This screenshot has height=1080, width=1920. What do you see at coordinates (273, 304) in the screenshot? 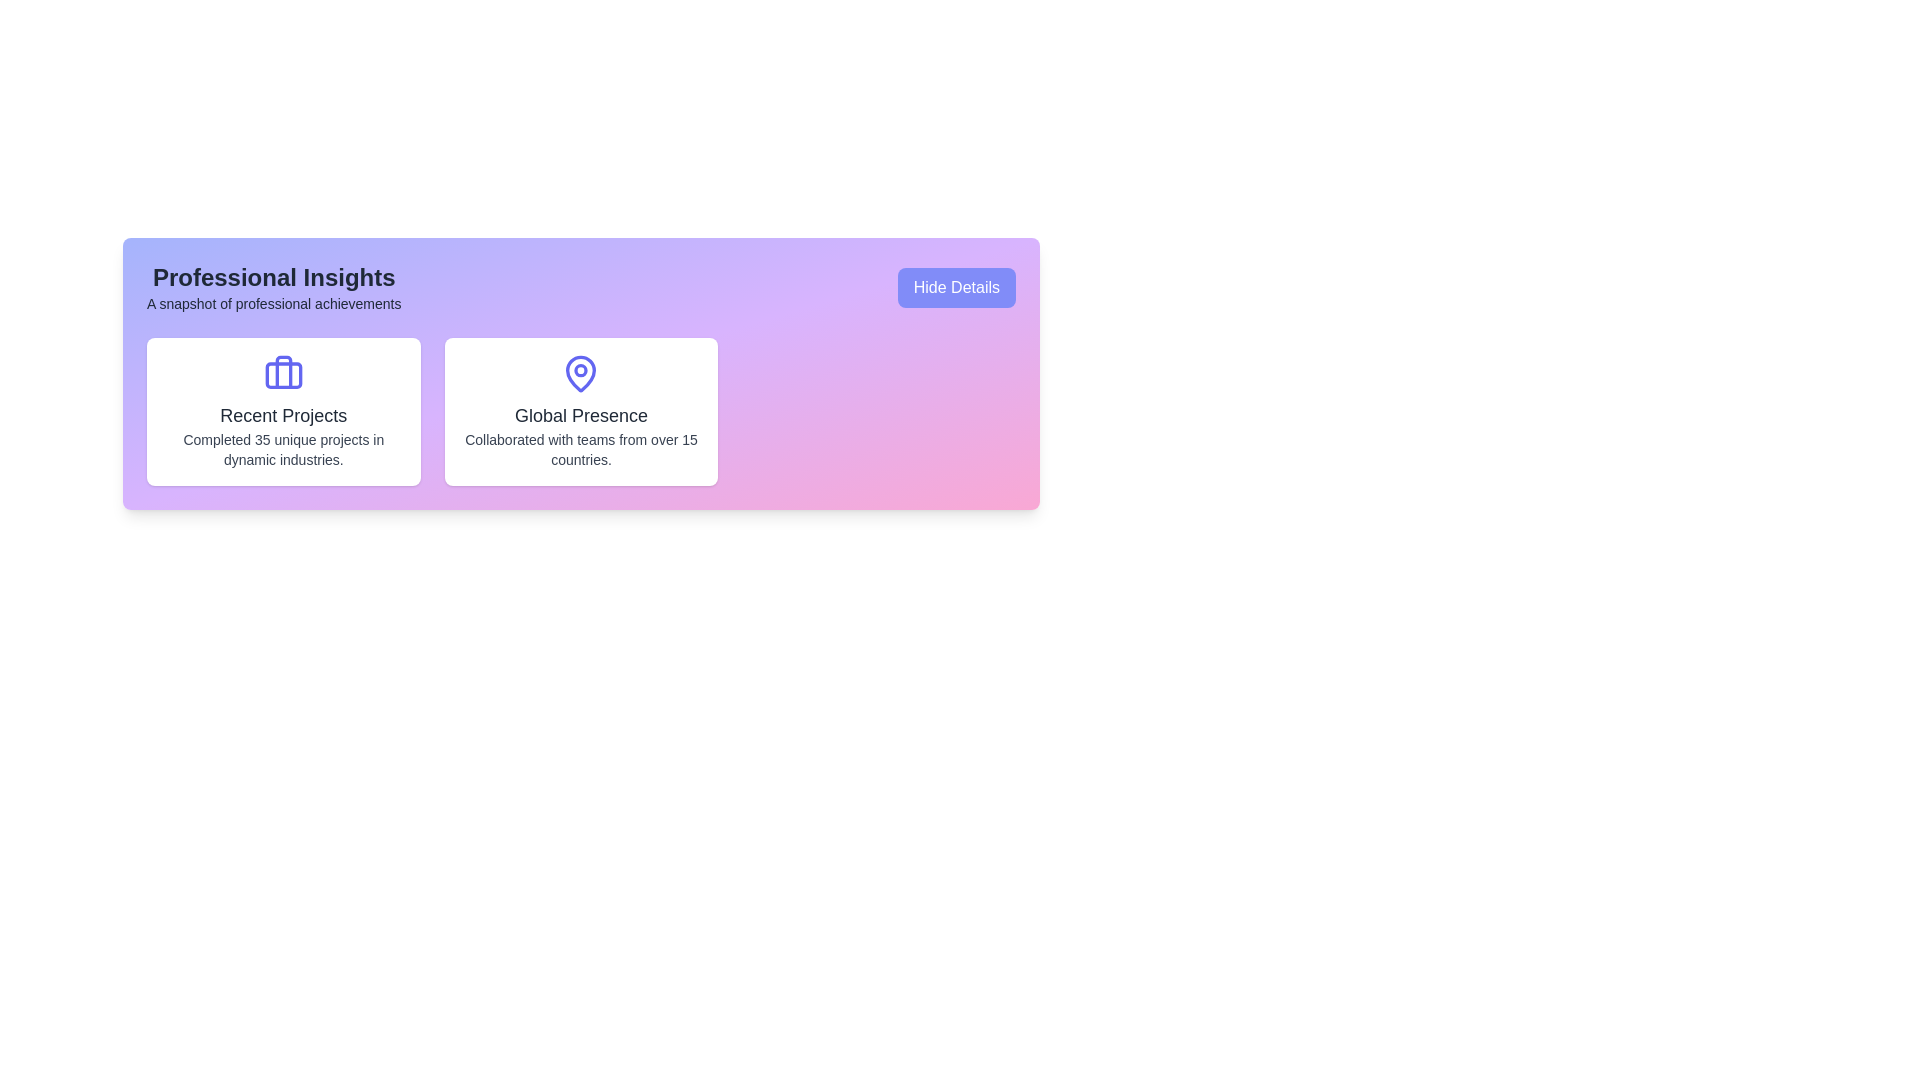
I see `the text label that serves as a subtitle for the 'Professional Insights' header, providing additional context to the user` at bounding box center [273, 304].